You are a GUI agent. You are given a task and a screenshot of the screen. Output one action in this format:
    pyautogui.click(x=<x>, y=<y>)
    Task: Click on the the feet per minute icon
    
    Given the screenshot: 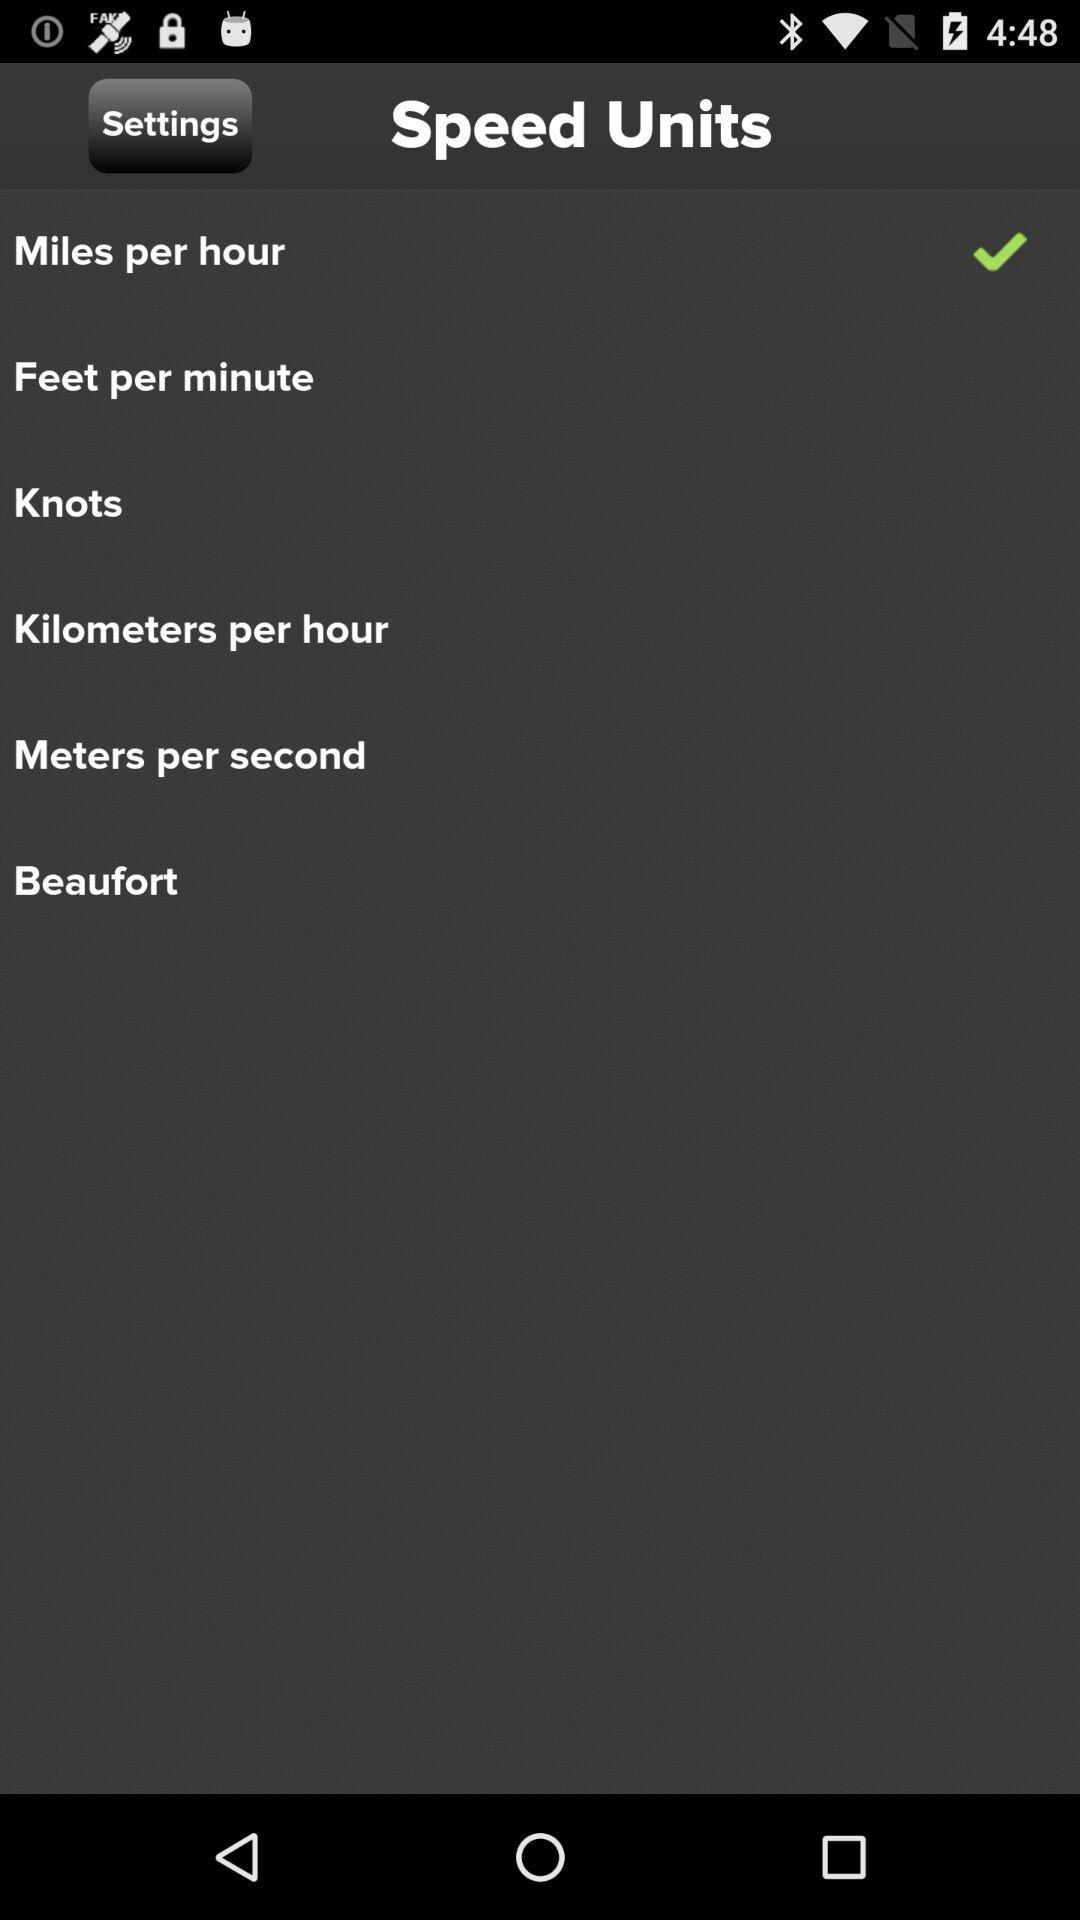 What is the action you would take?
    pyautogui.click(x=525, y=378)
    